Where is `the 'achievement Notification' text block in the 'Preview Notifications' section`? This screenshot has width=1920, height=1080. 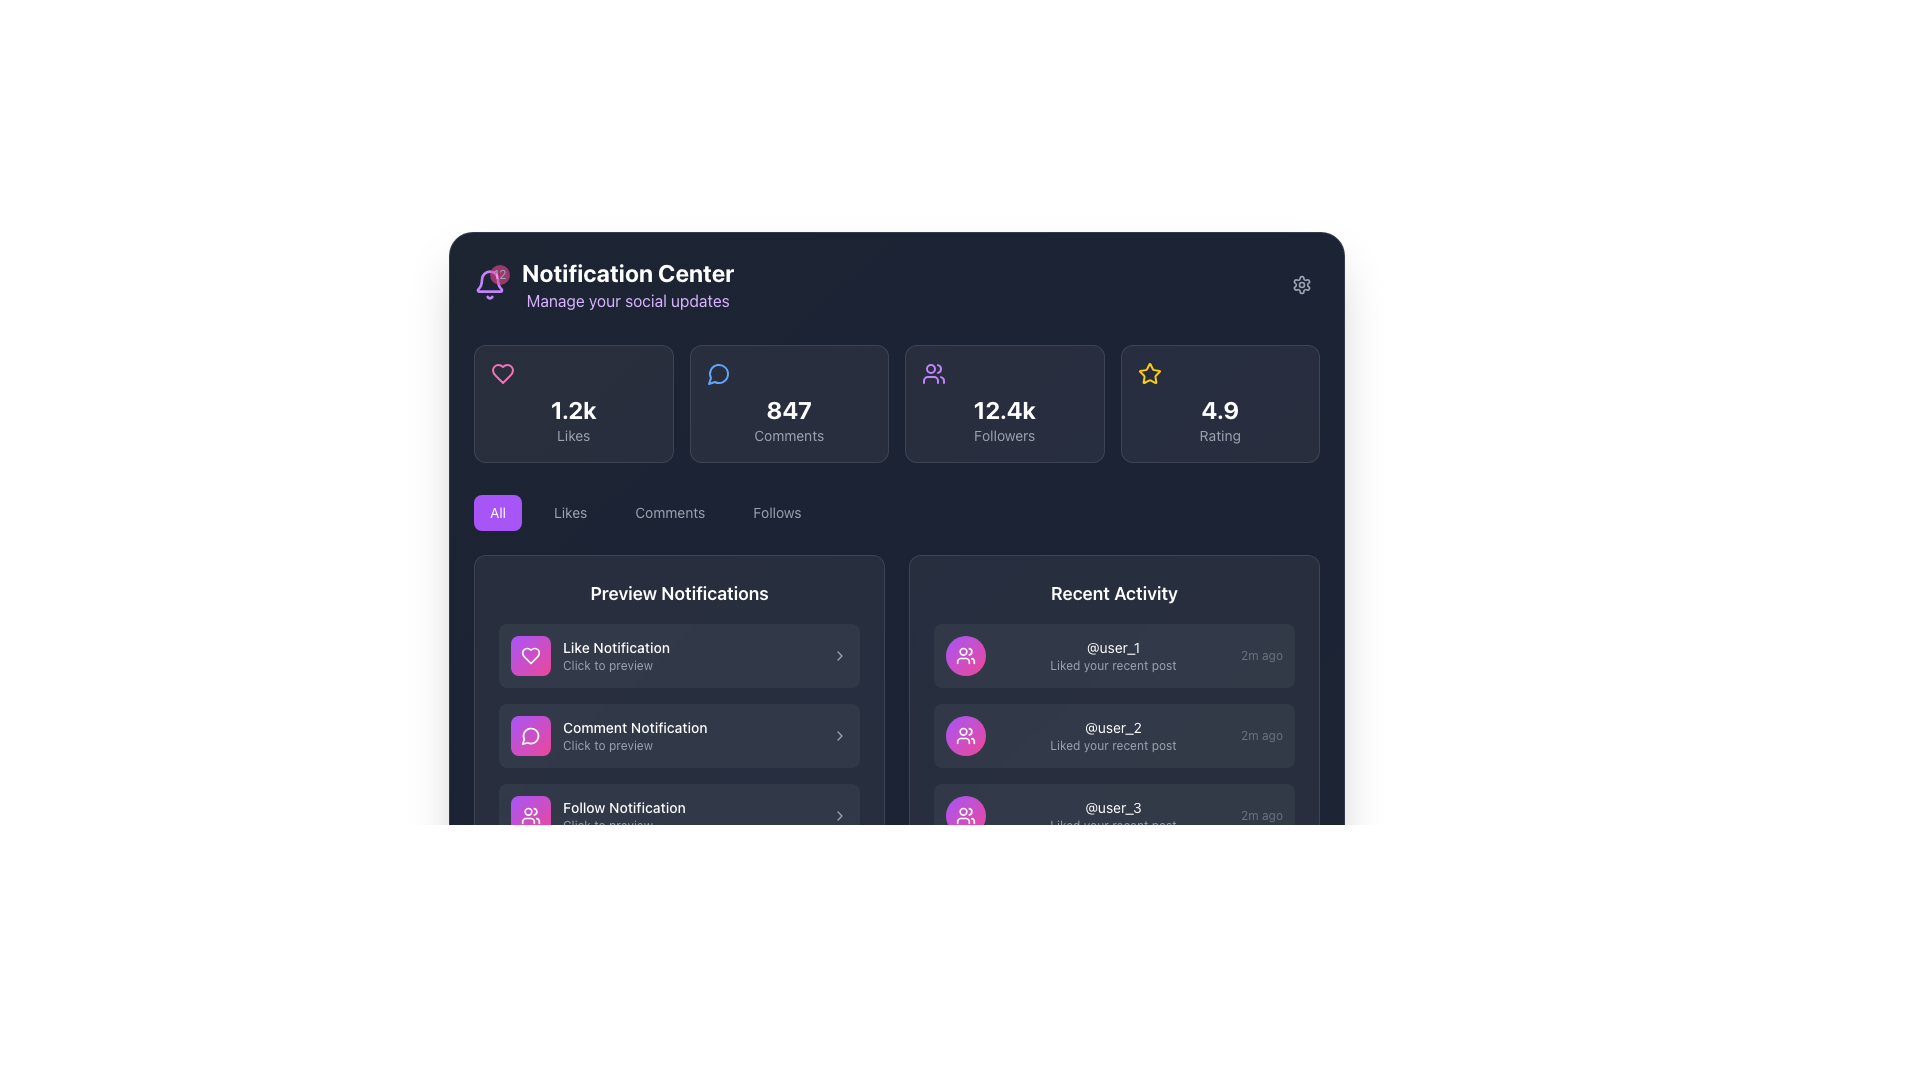 the 'achievement Notification' text block in the 'Preview Notifications' section is located at coordinates (691, 894).